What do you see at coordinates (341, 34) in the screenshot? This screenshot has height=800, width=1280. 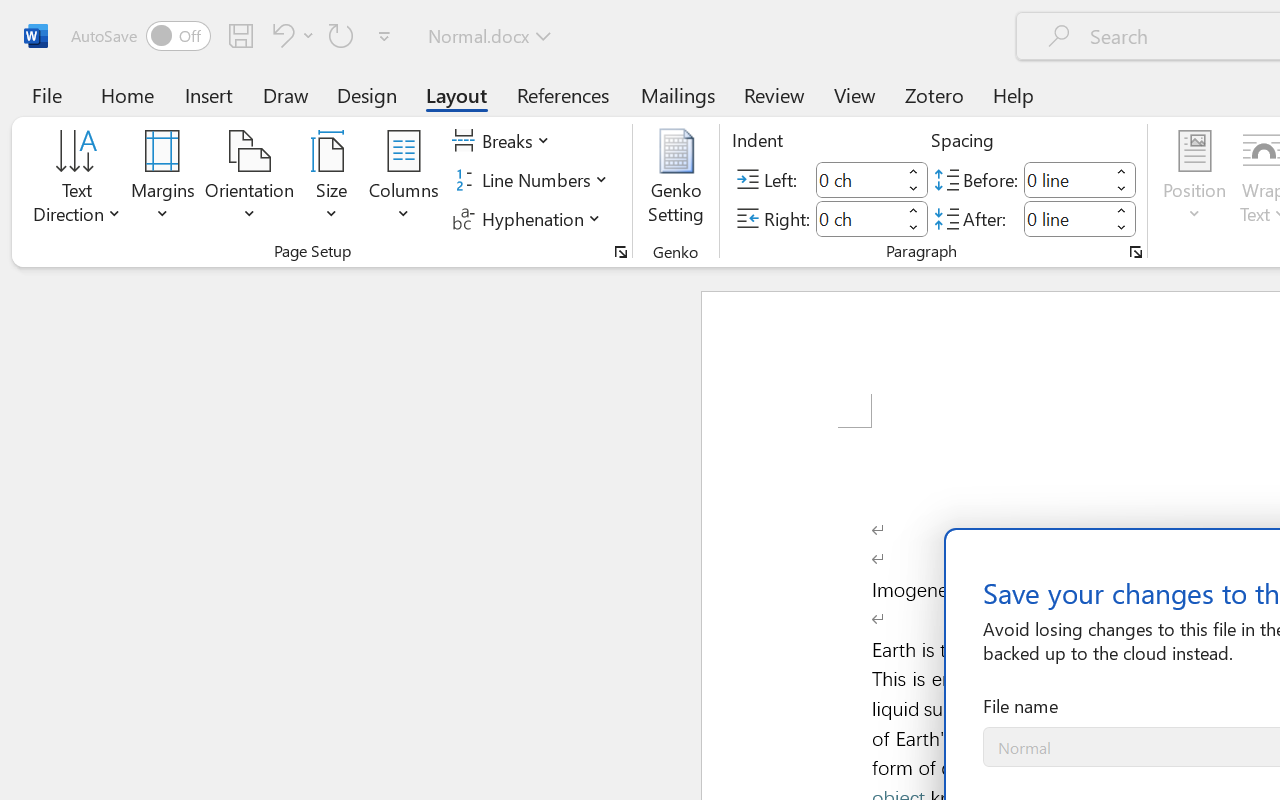 I see `'Repeat Paste Option'` at bounding box center [341, 34].